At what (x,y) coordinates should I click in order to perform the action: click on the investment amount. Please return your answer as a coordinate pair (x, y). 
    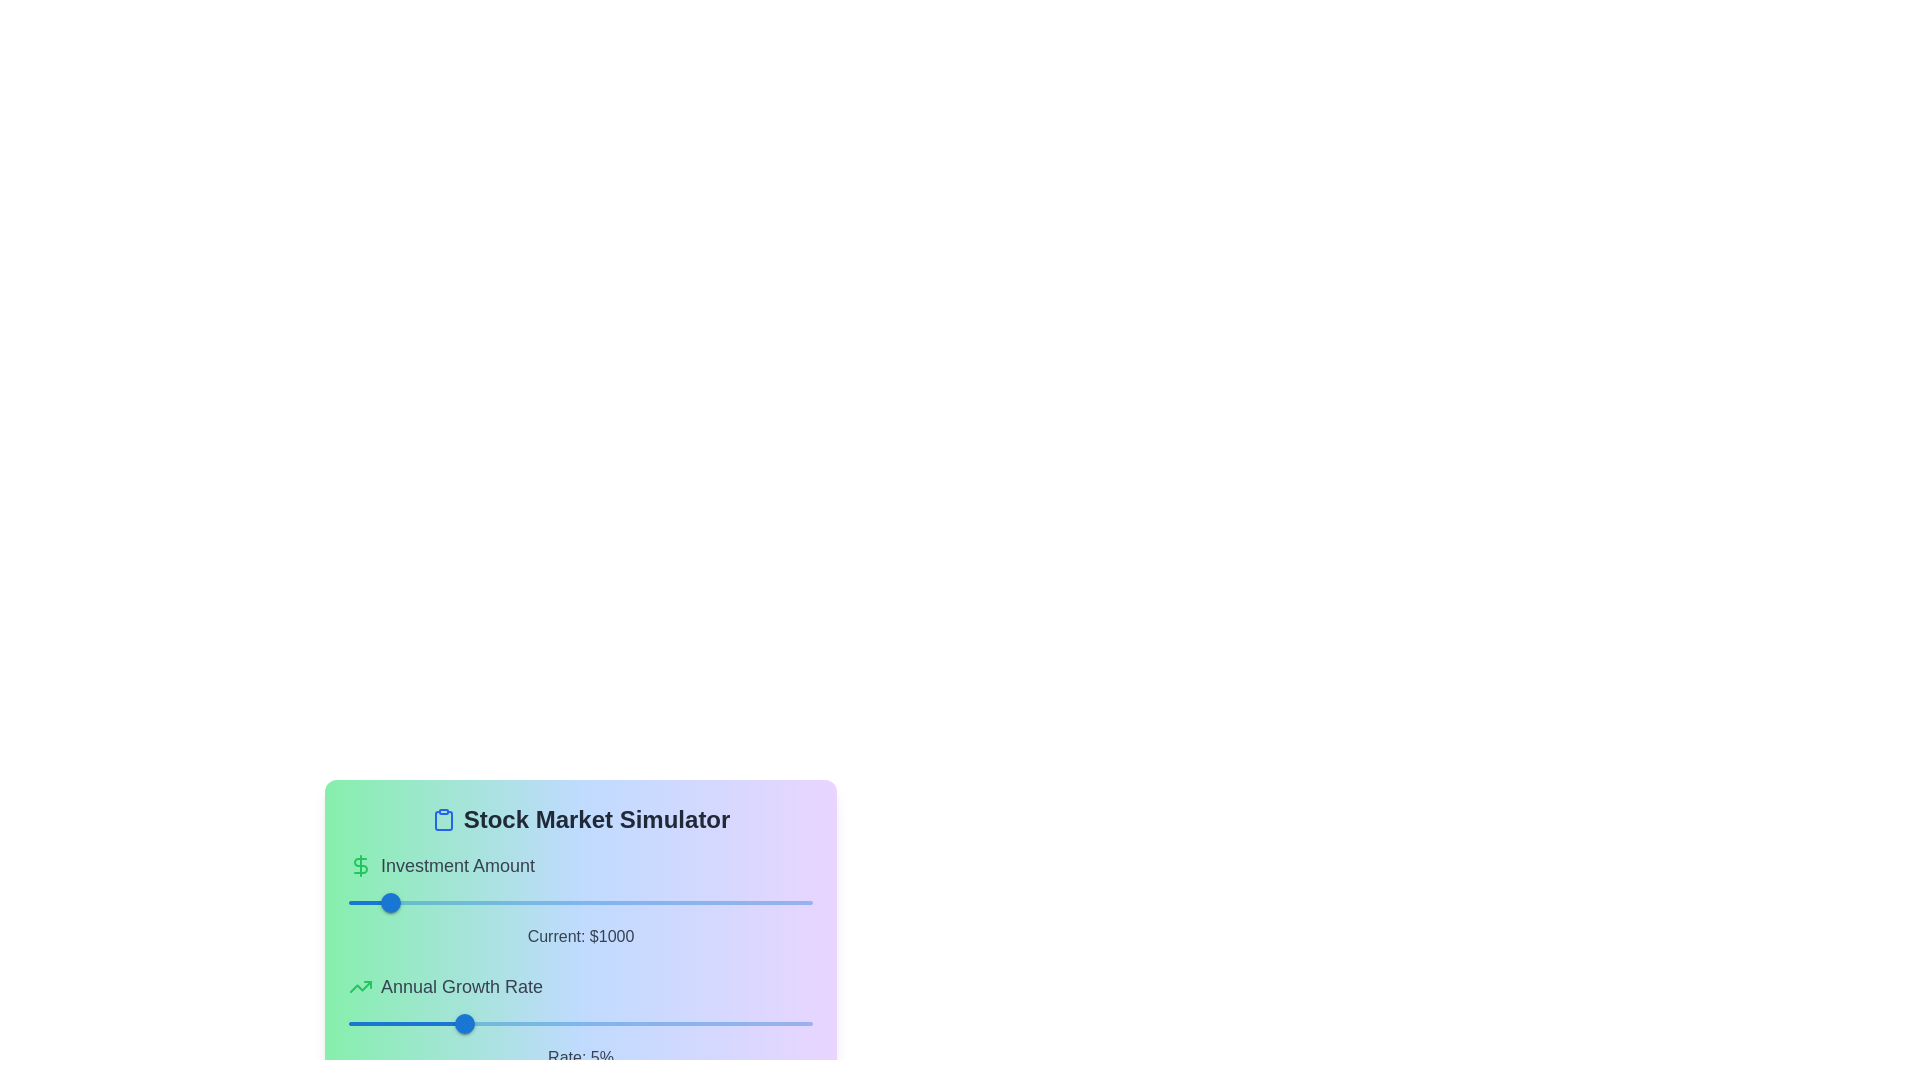
    Looking at the image, I should click on (491, 902).